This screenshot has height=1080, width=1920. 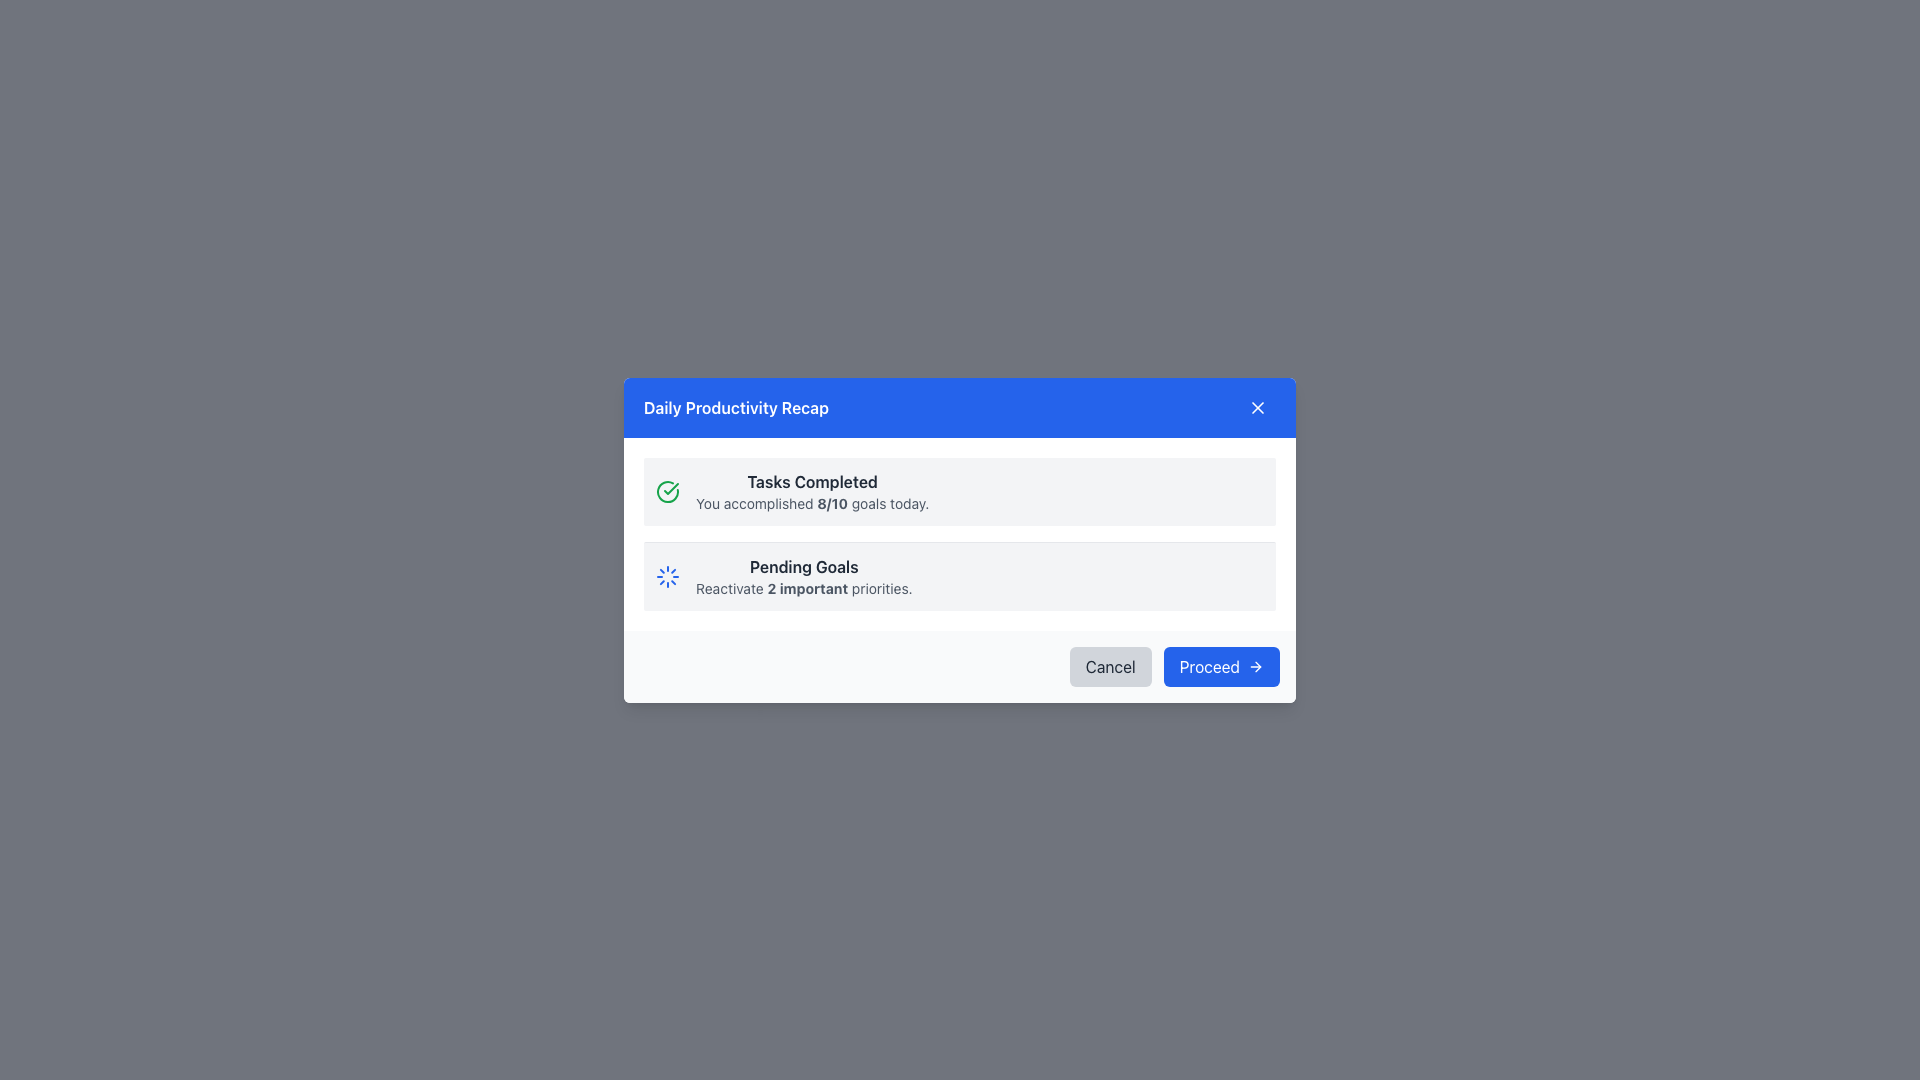 I want to click on the text block displaying 'Tasks Completed' with the summary 'You accomplished 8/10 goals today.' located centrally in the main dialog box, directly to the right of a green icon, so click(x=812, y=491).